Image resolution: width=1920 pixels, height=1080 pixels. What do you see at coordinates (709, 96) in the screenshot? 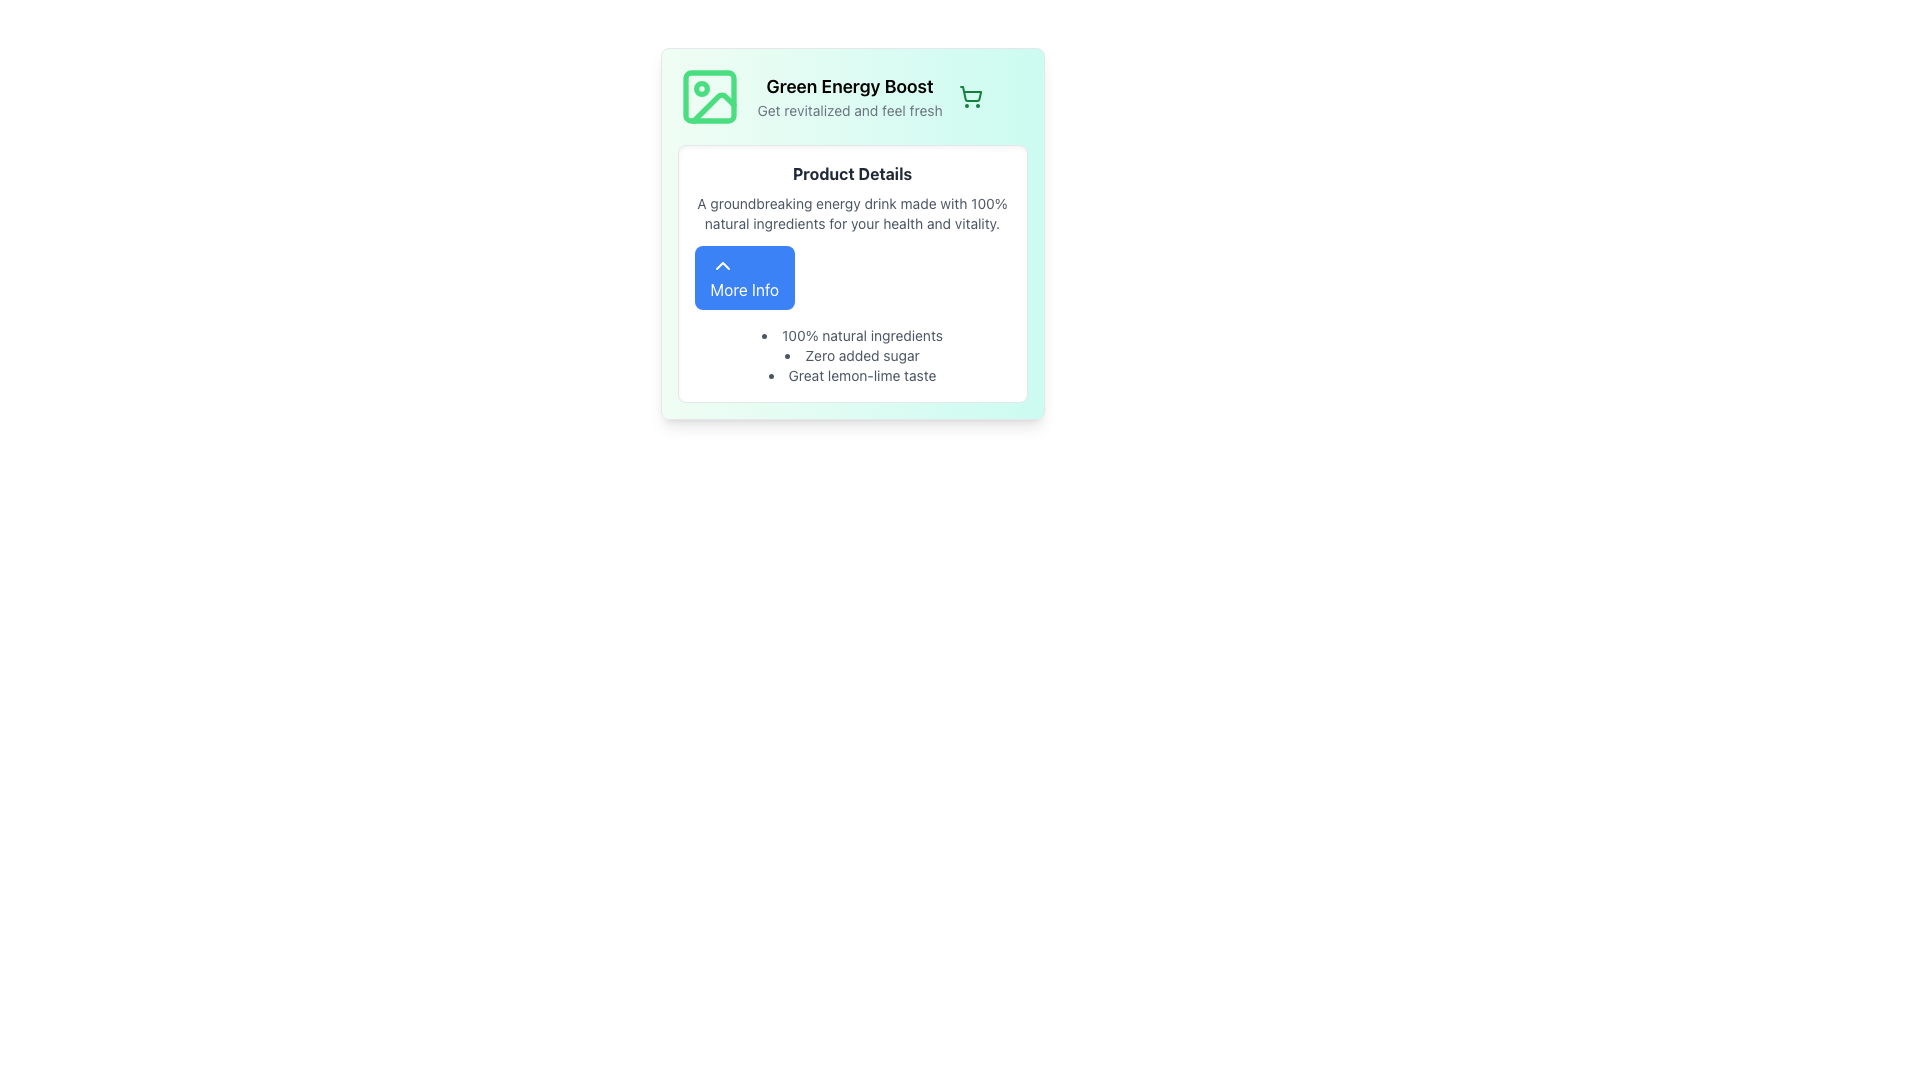
I see `the green file or image graphic icon located at the top-left corner of the 'Green Energy Boost' card, which features a circular detail and a mountain design` at bounding box center [709, 96].